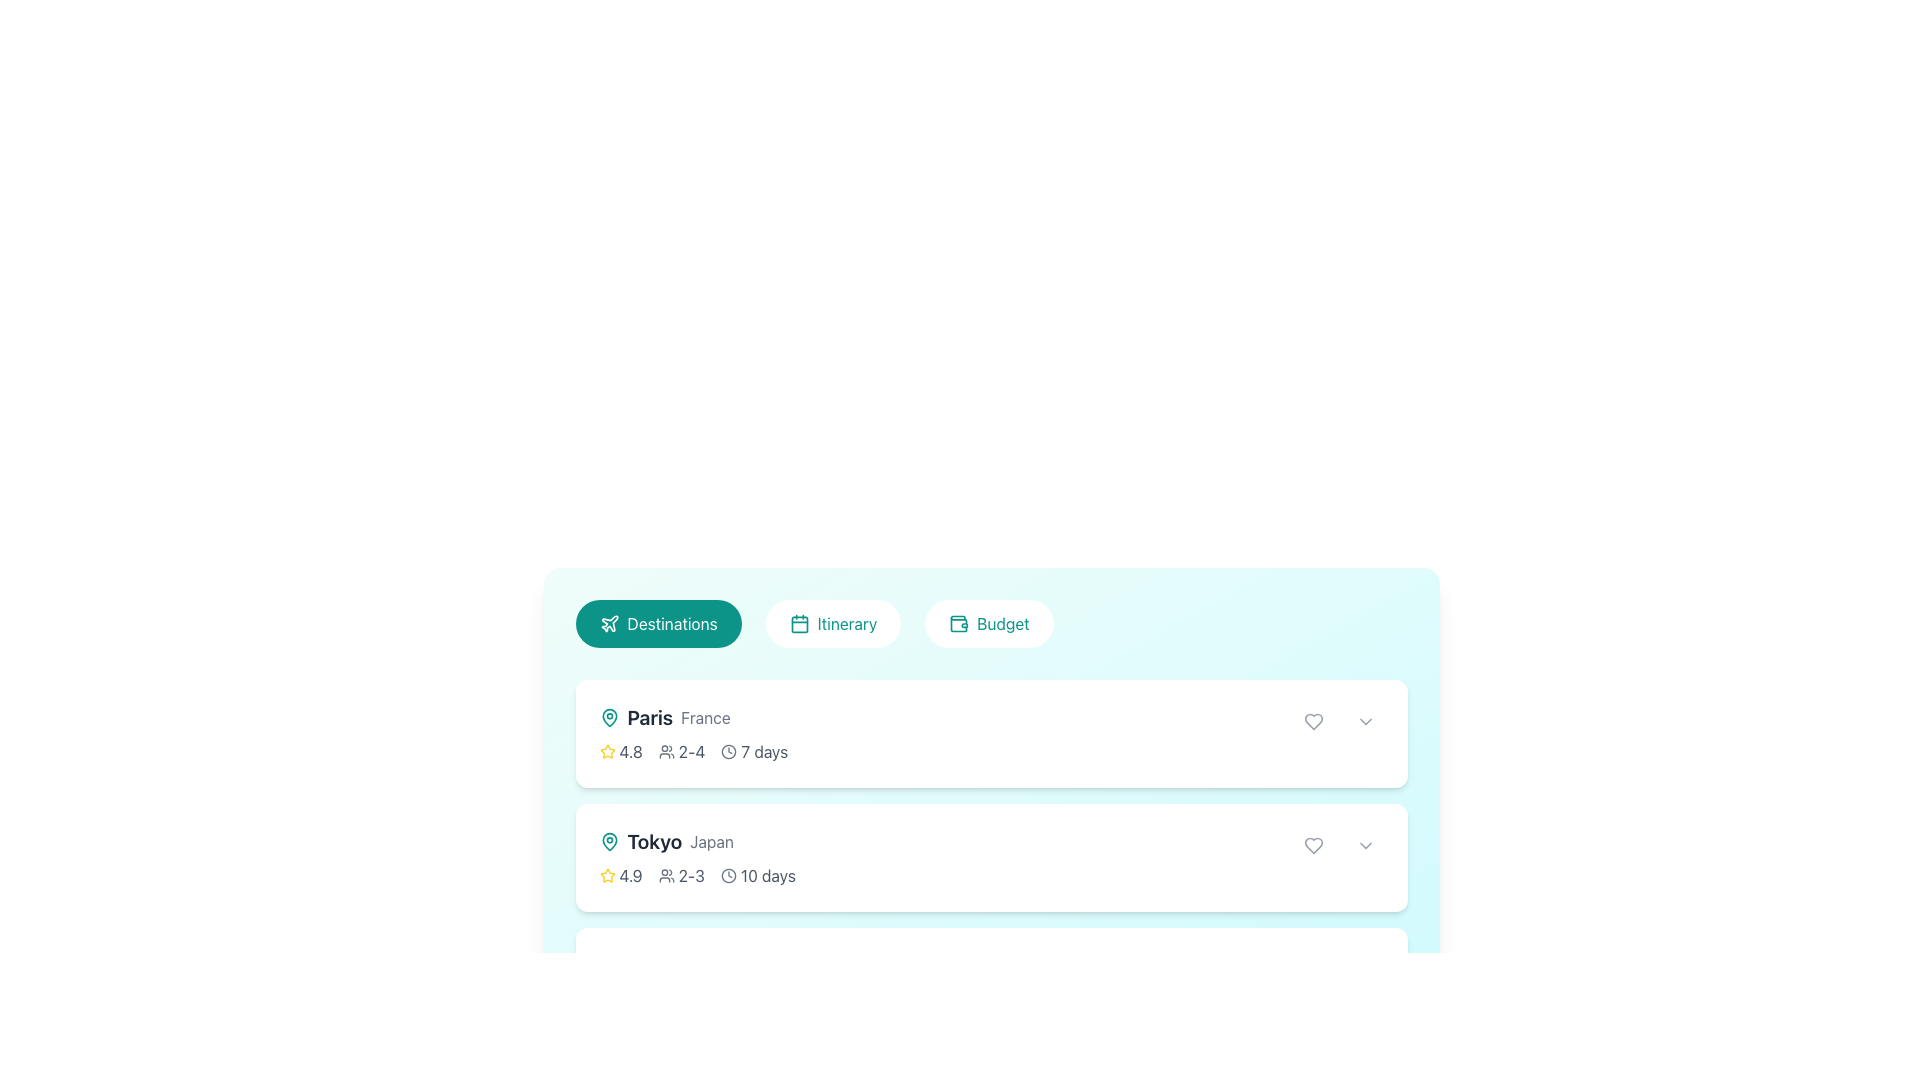  I want to click on text '10 days' which is displayed in a subdued gray color next to a clock icon in the second item of a vertical list, so click(767, 874).